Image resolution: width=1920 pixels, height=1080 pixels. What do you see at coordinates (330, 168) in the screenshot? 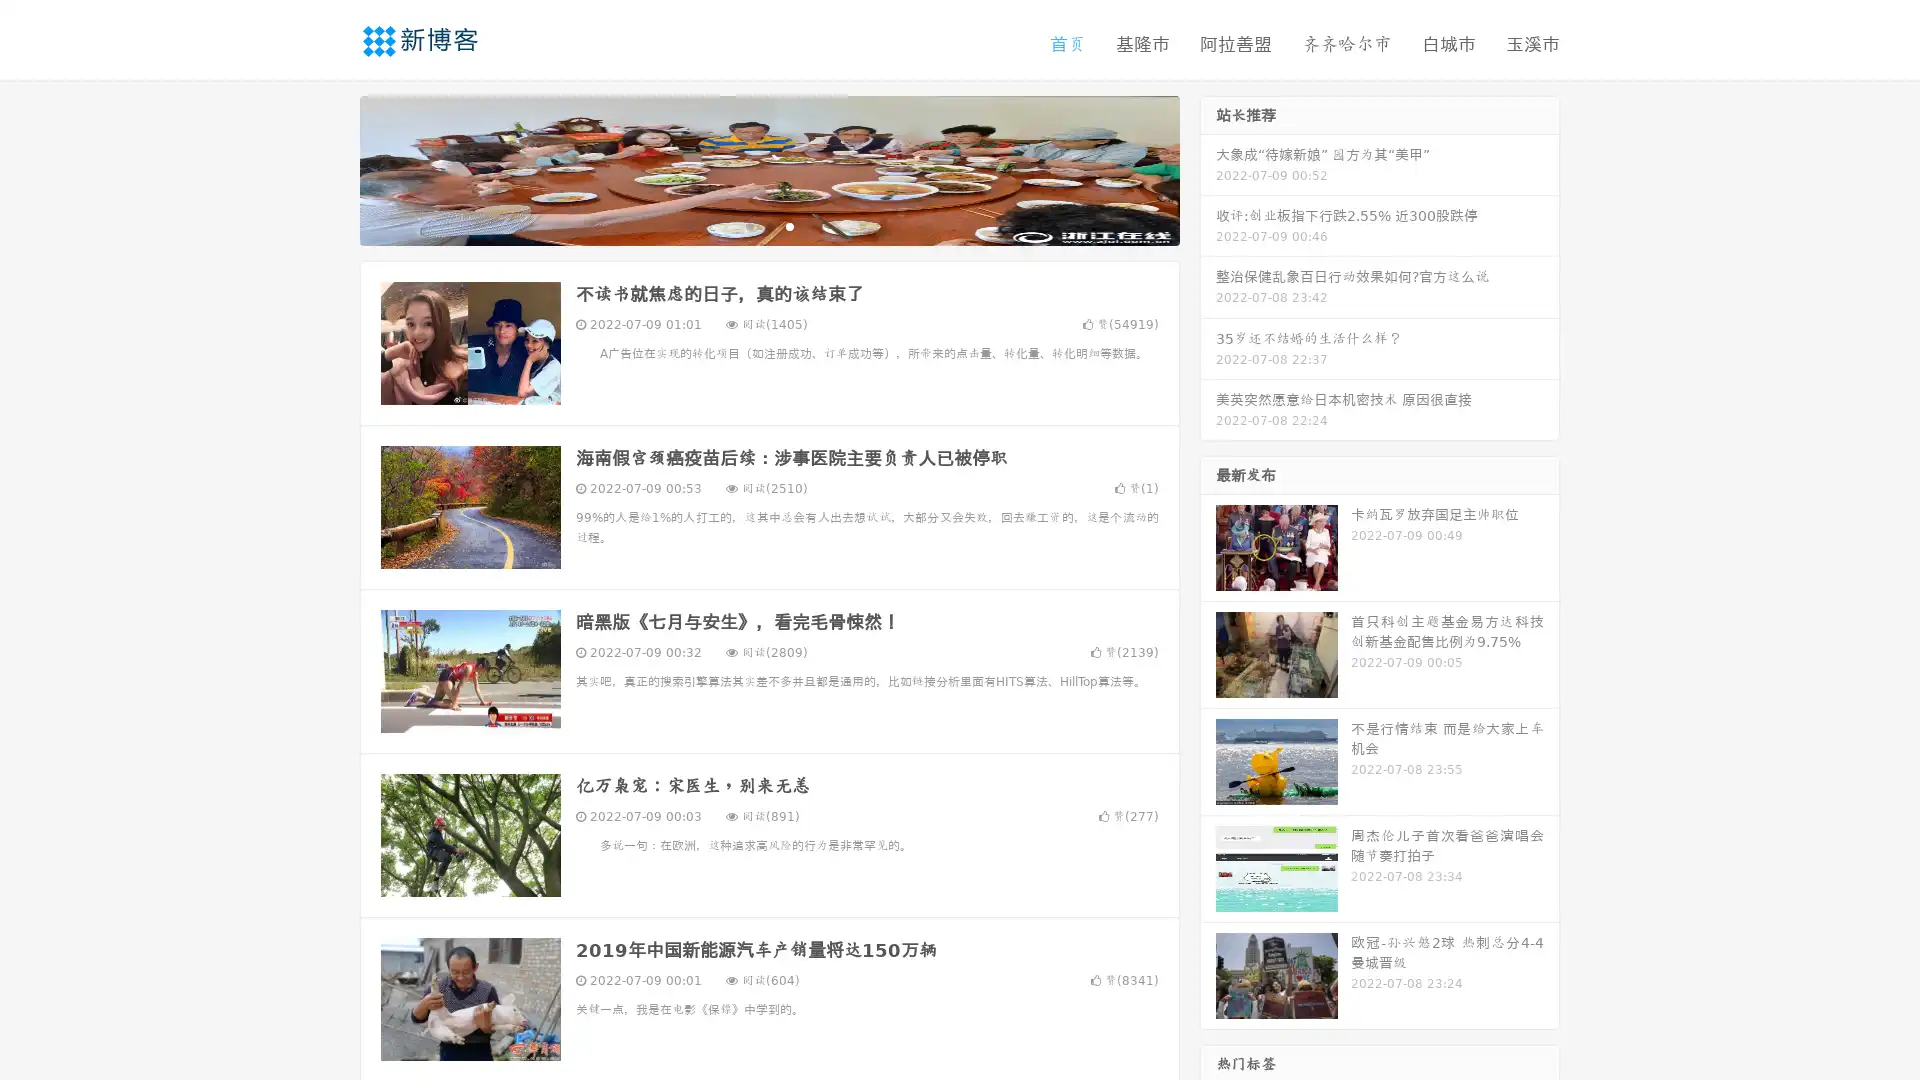
I see `Previous slide` at bounding box center [330, 168].